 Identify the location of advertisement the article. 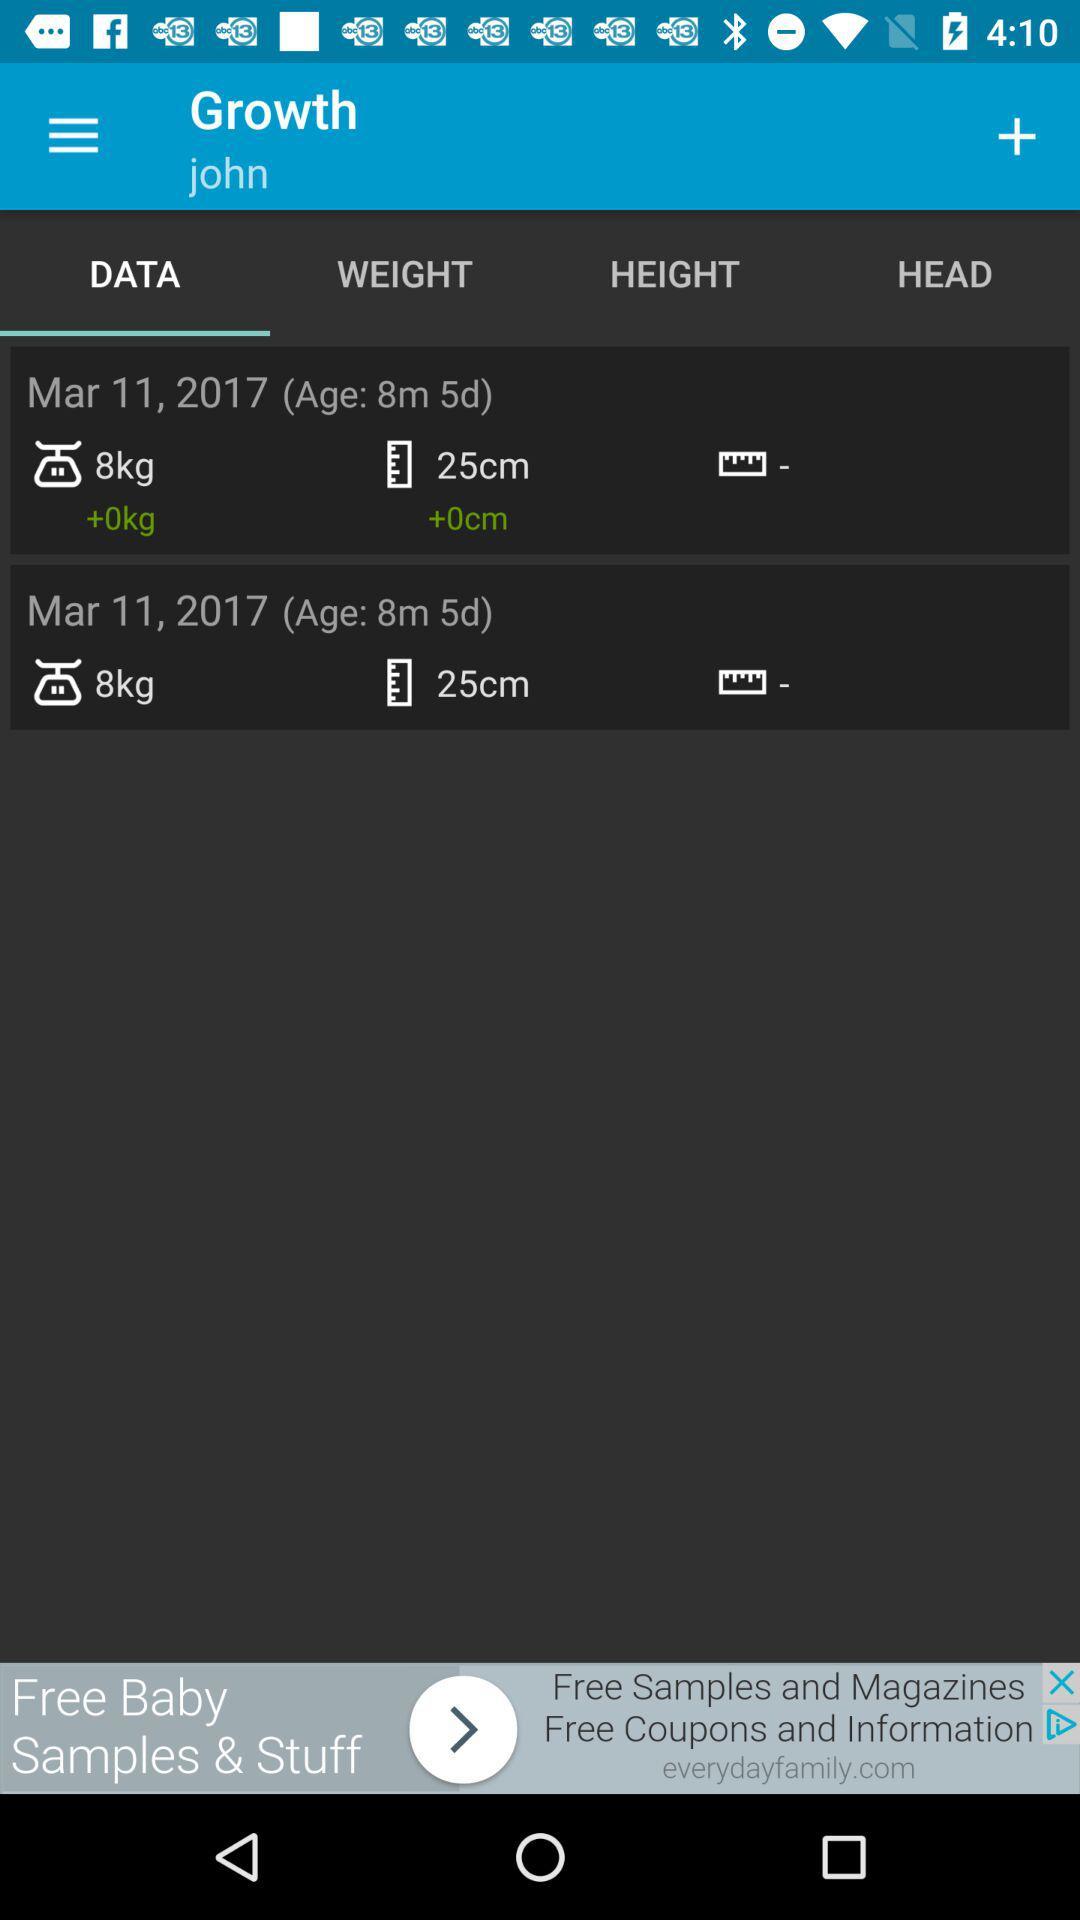
(540, 1727).